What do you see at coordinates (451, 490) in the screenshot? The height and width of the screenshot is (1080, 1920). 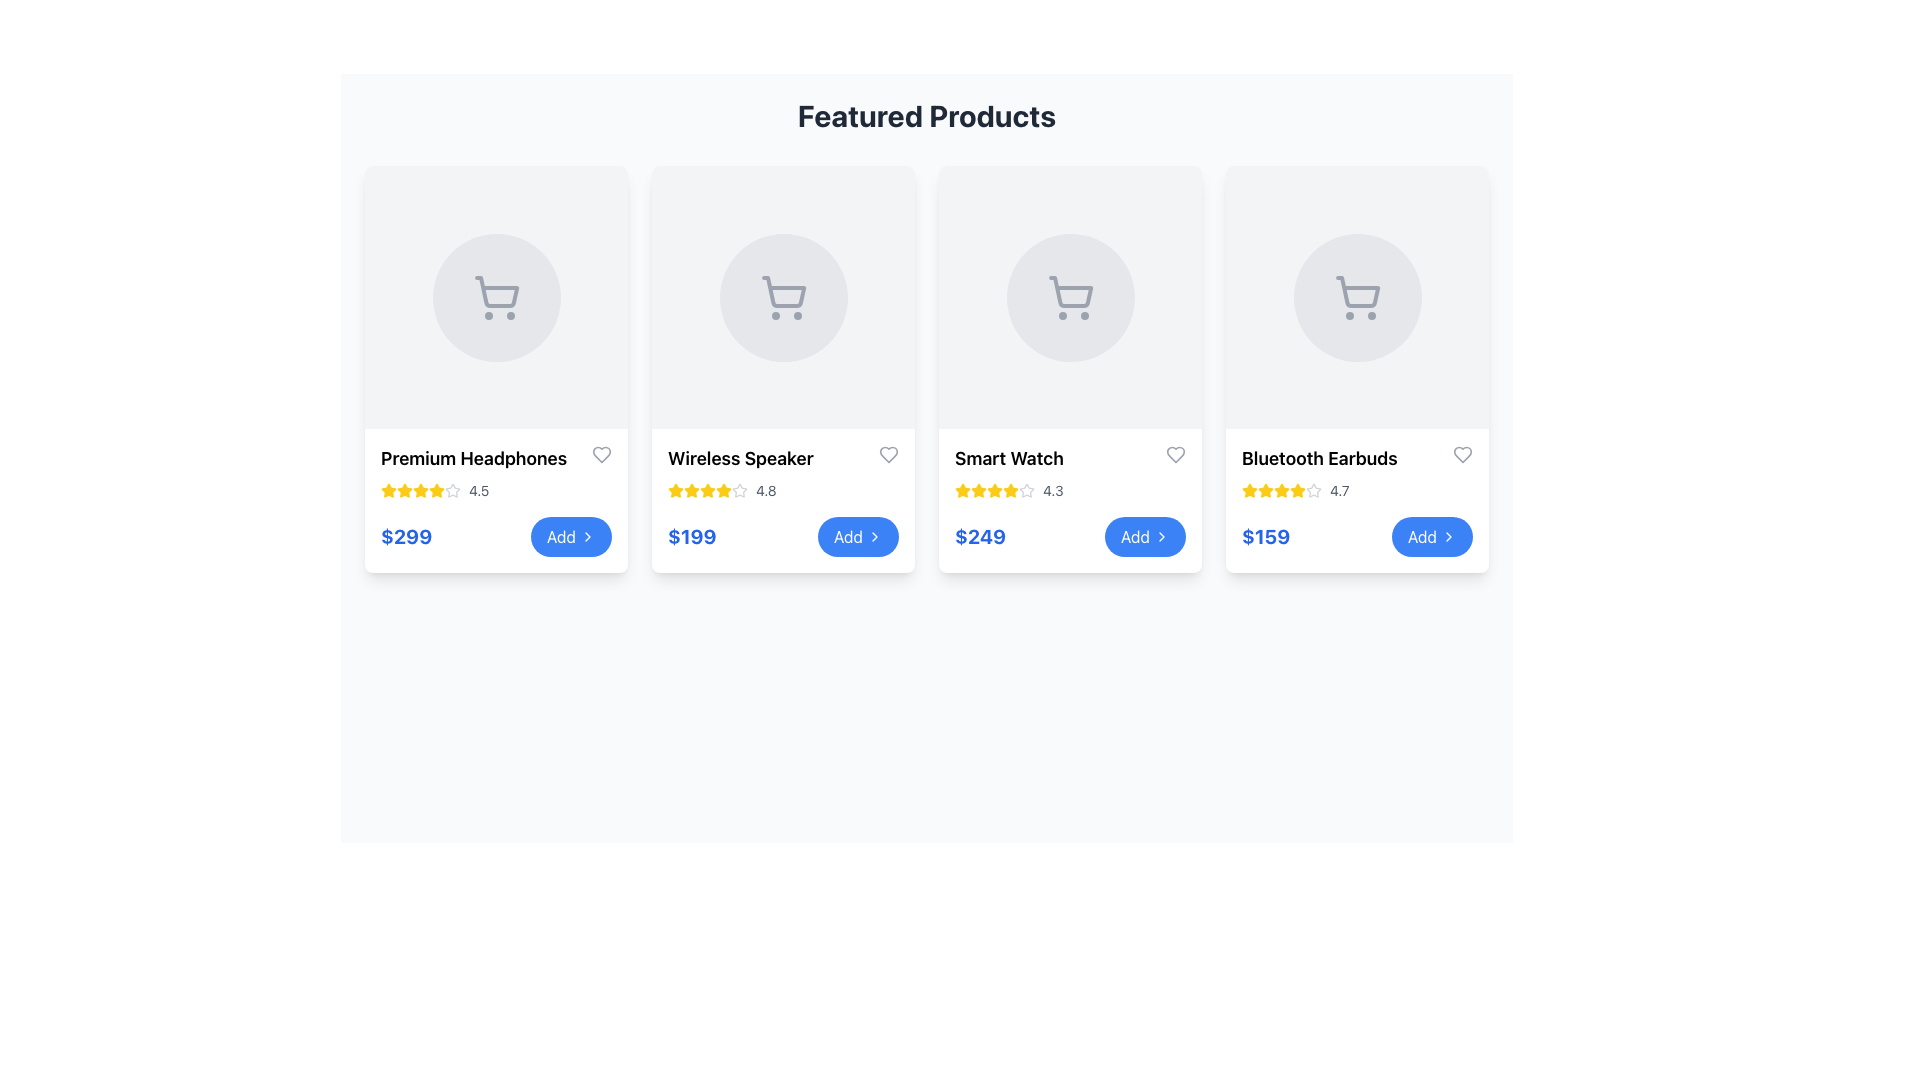 I see `the first star icon in the rating section of the 'Premium Headphones' product card, which represents one unit of the five-star rating system` at bounding box center [451, 490].